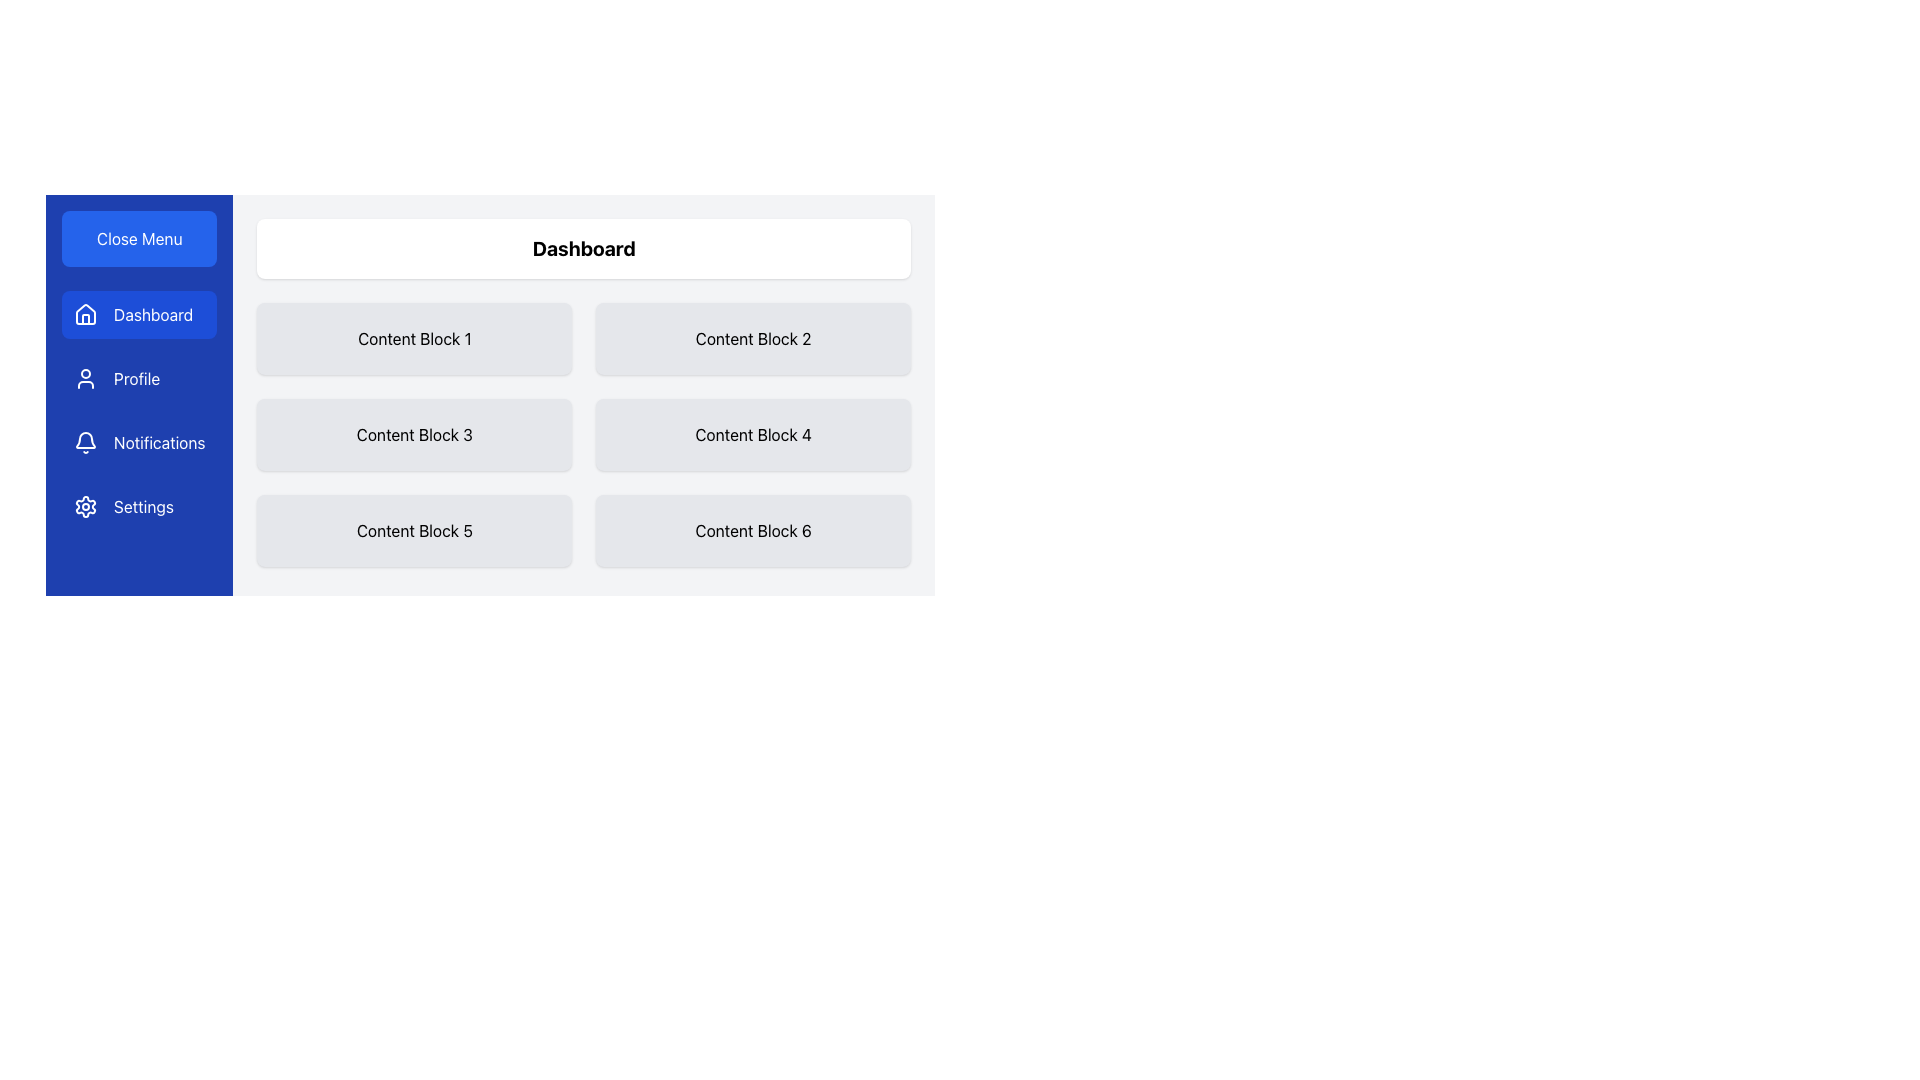 The width and height of the screenshot is (1920, 1080). What do you see at coordinates (138, 378) in the screenshot?
I see `the Profile navigation button located on the left navigation bar, specifically the second option from the top` at bounding box center [138, 378].